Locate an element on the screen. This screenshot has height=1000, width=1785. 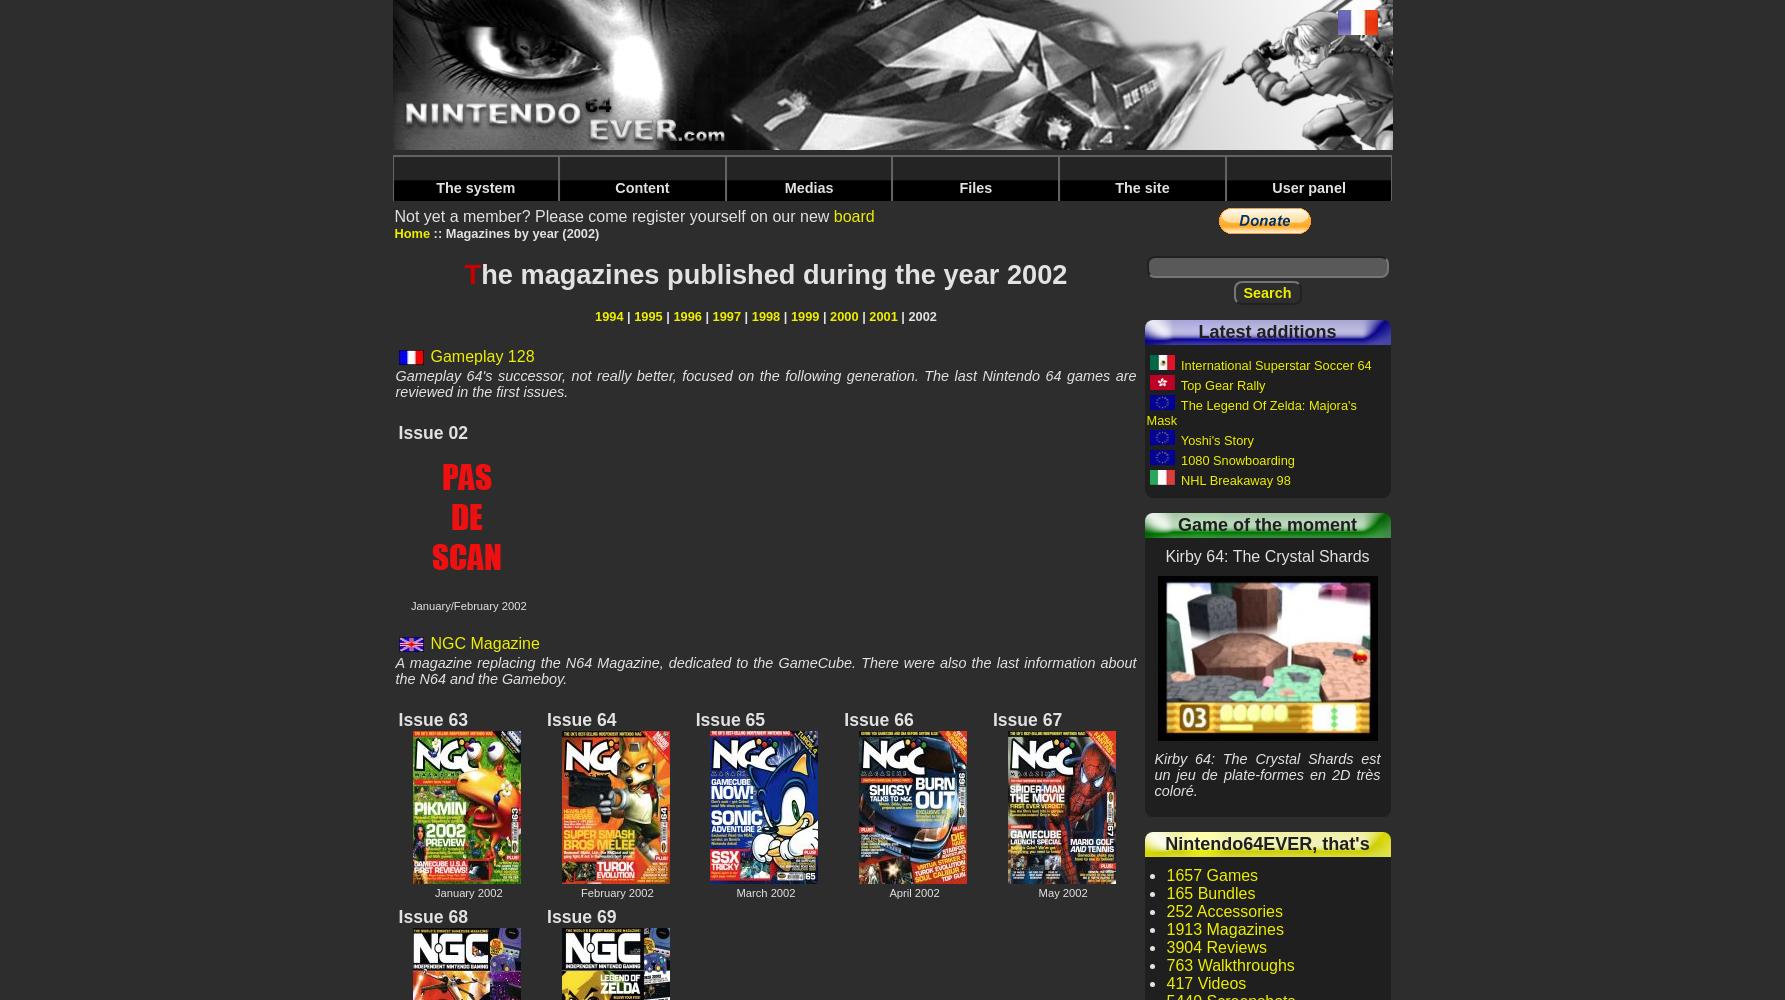
'Issue 64' is located at coordinates (581, 719).